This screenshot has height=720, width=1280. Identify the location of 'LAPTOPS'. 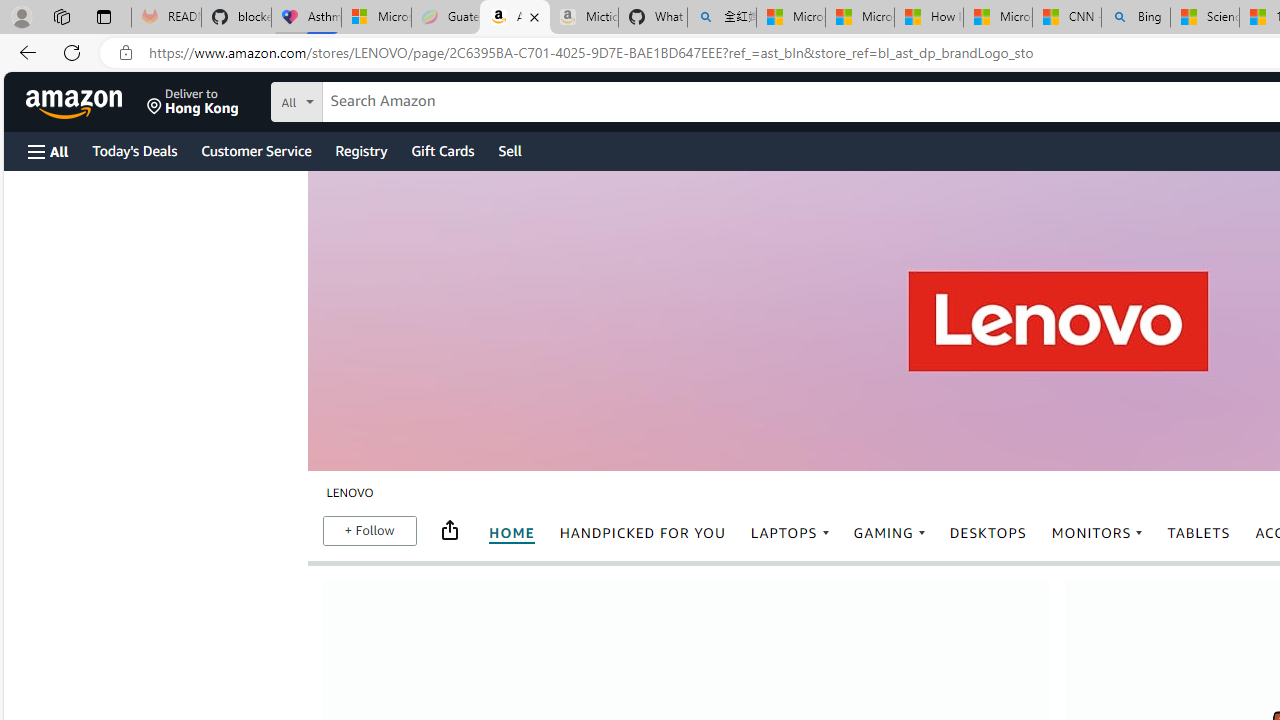
(789, 532).